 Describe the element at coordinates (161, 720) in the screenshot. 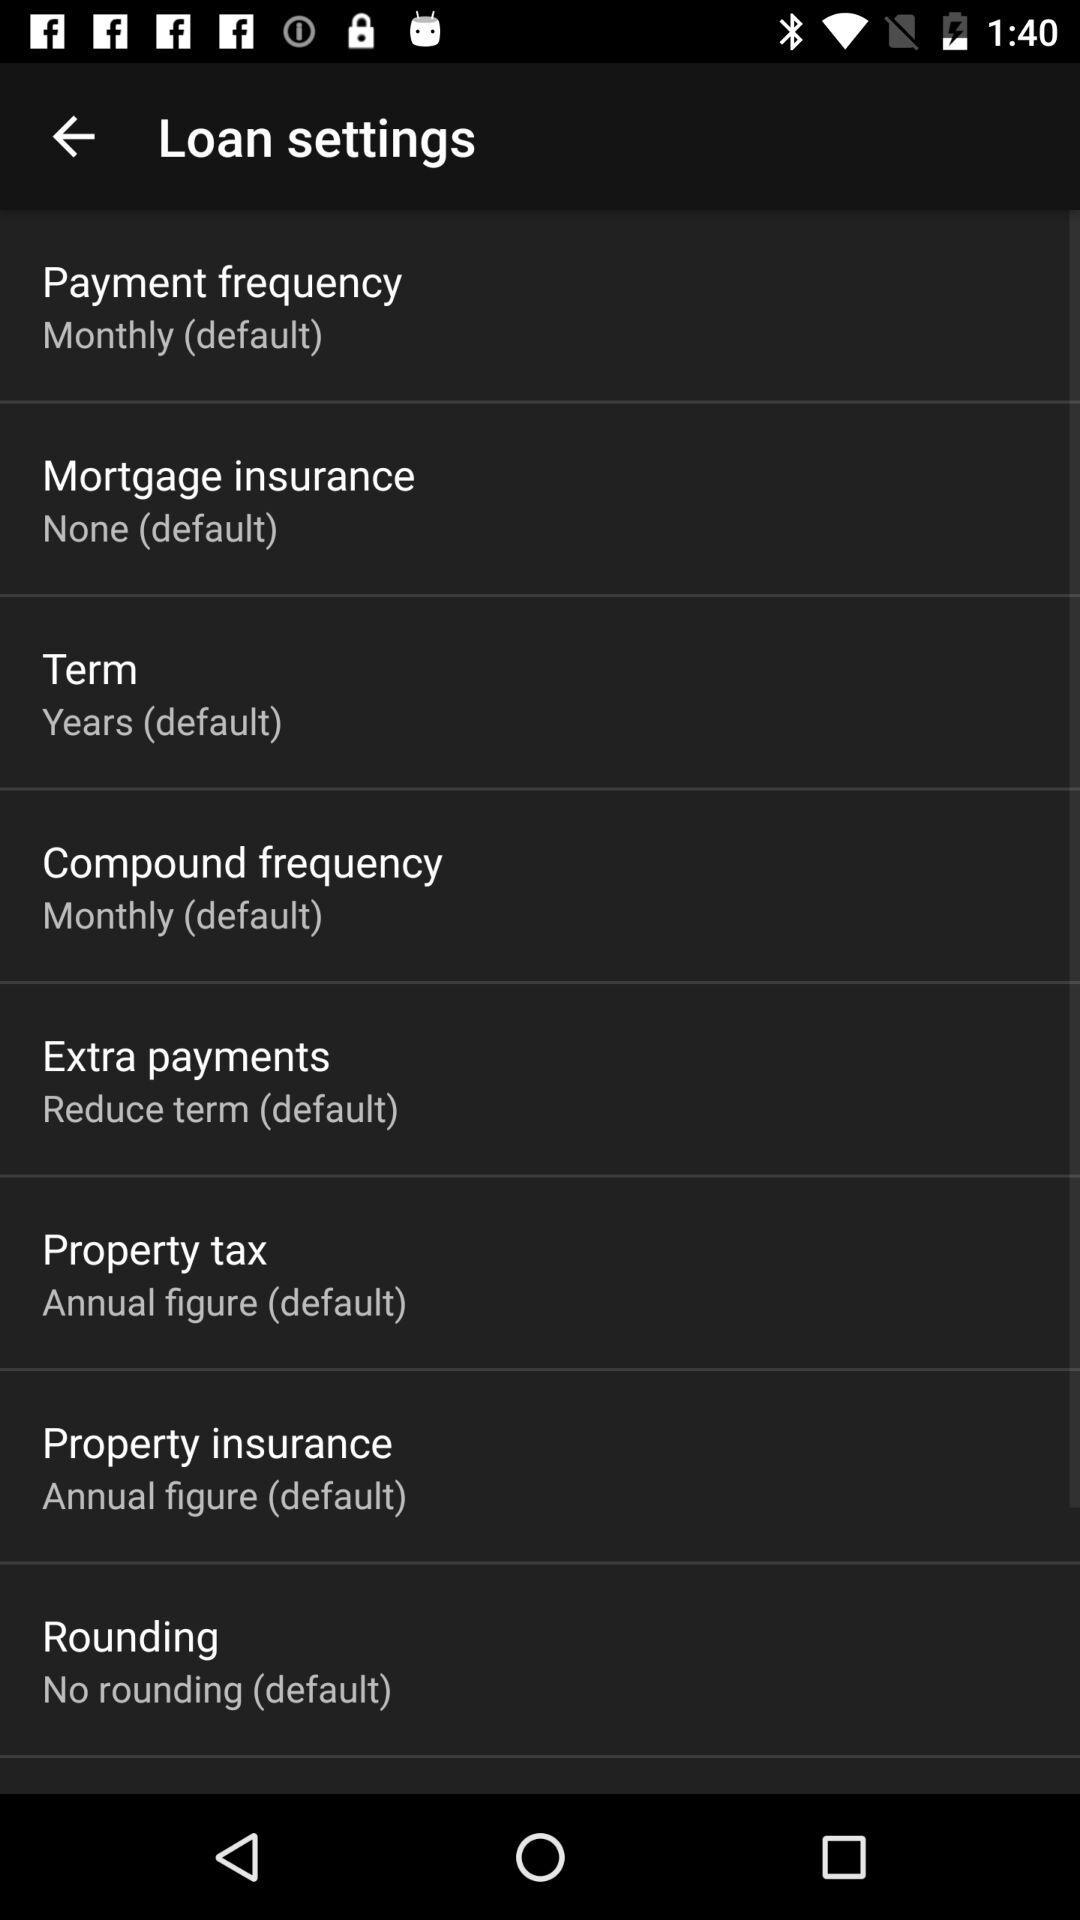

I see `the icon below term app` at that location.